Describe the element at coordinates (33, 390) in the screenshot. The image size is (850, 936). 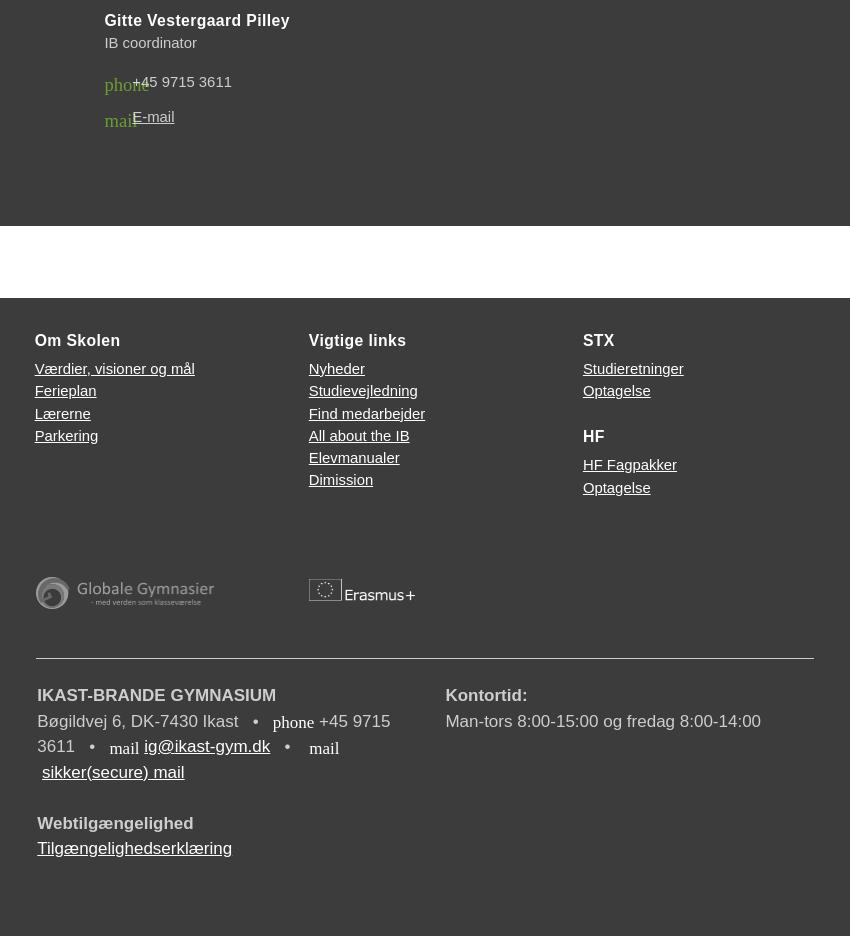
I see `'Ferieplan'` at that location.